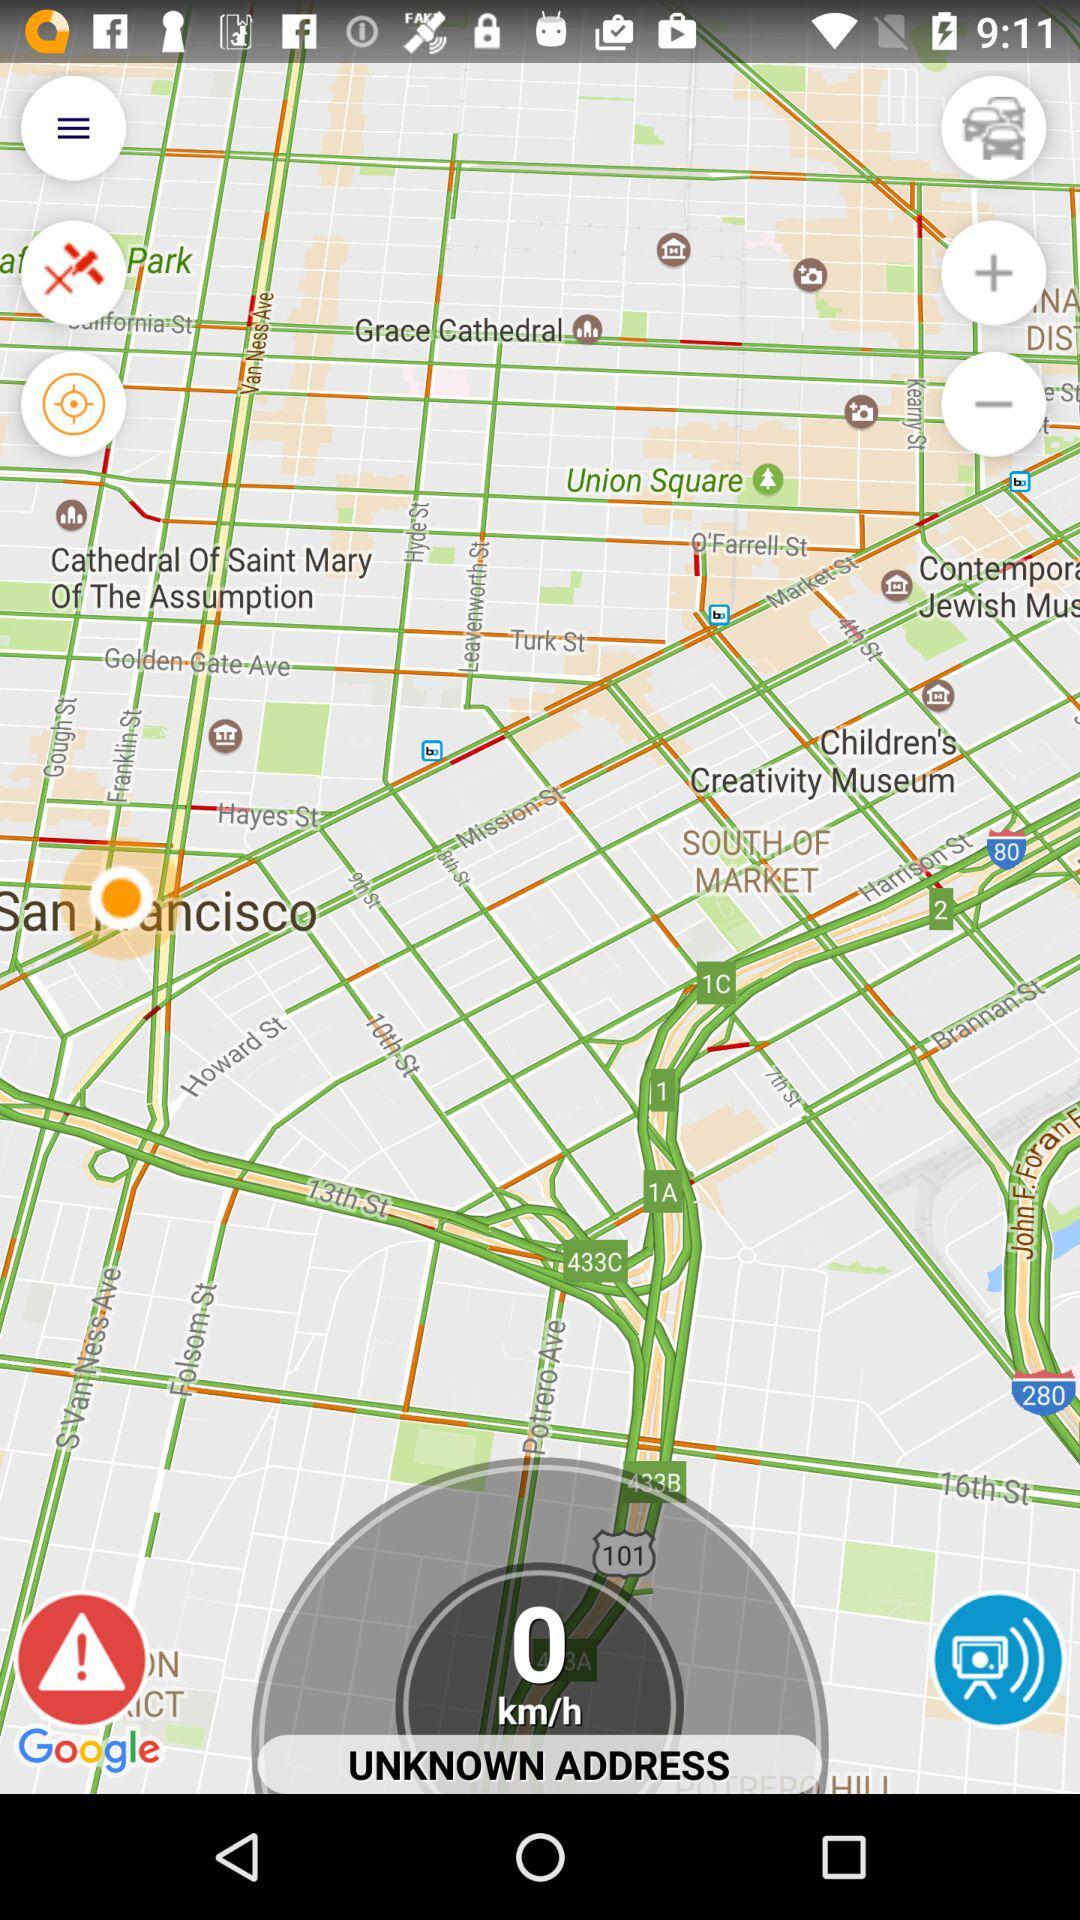 This screenshot has height=1920, width=1080. Describe the element at coordinates (993, 431) in the screenshot. I see `the minus icon` at that location.